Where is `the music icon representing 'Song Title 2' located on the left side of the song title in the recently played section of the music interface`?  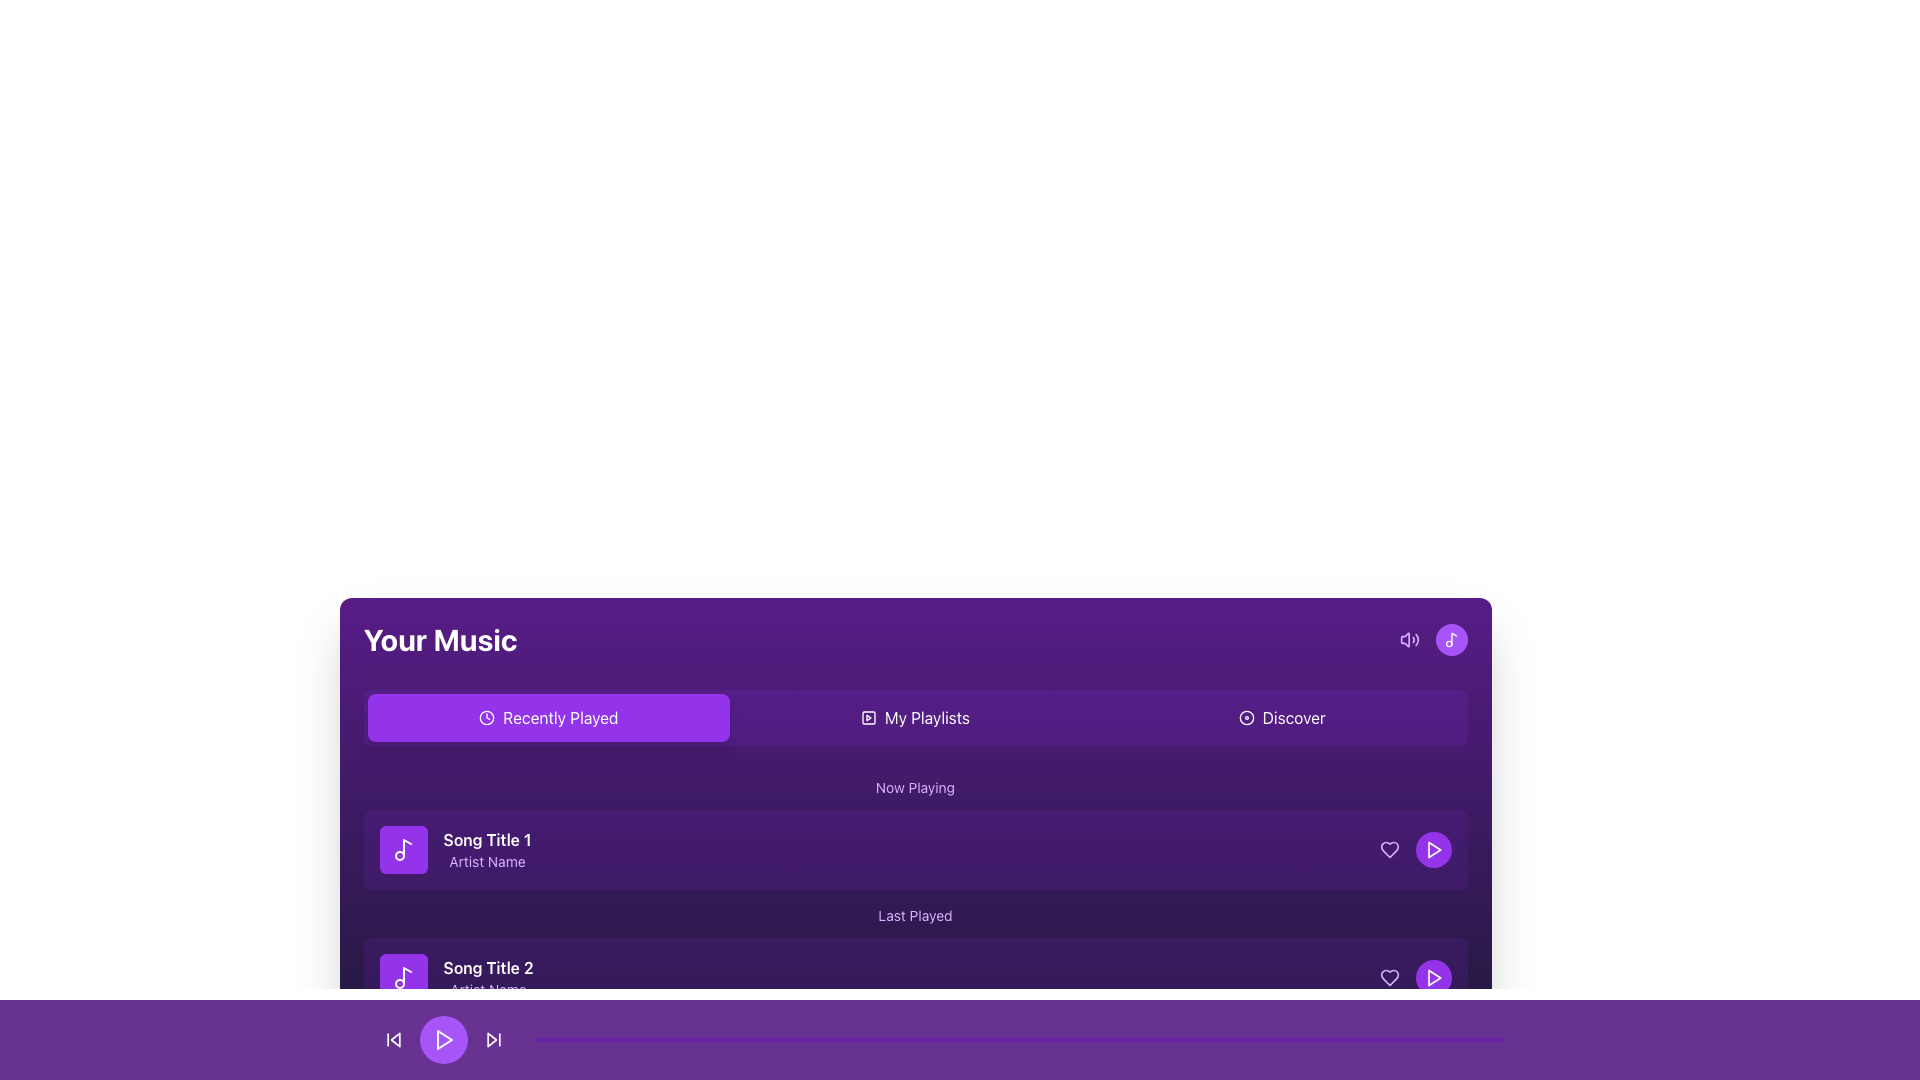 the music icon representing 'Song Title 2' located on the left side of the song title in the recently played section of the music interface is located at coordinates (402, 977).